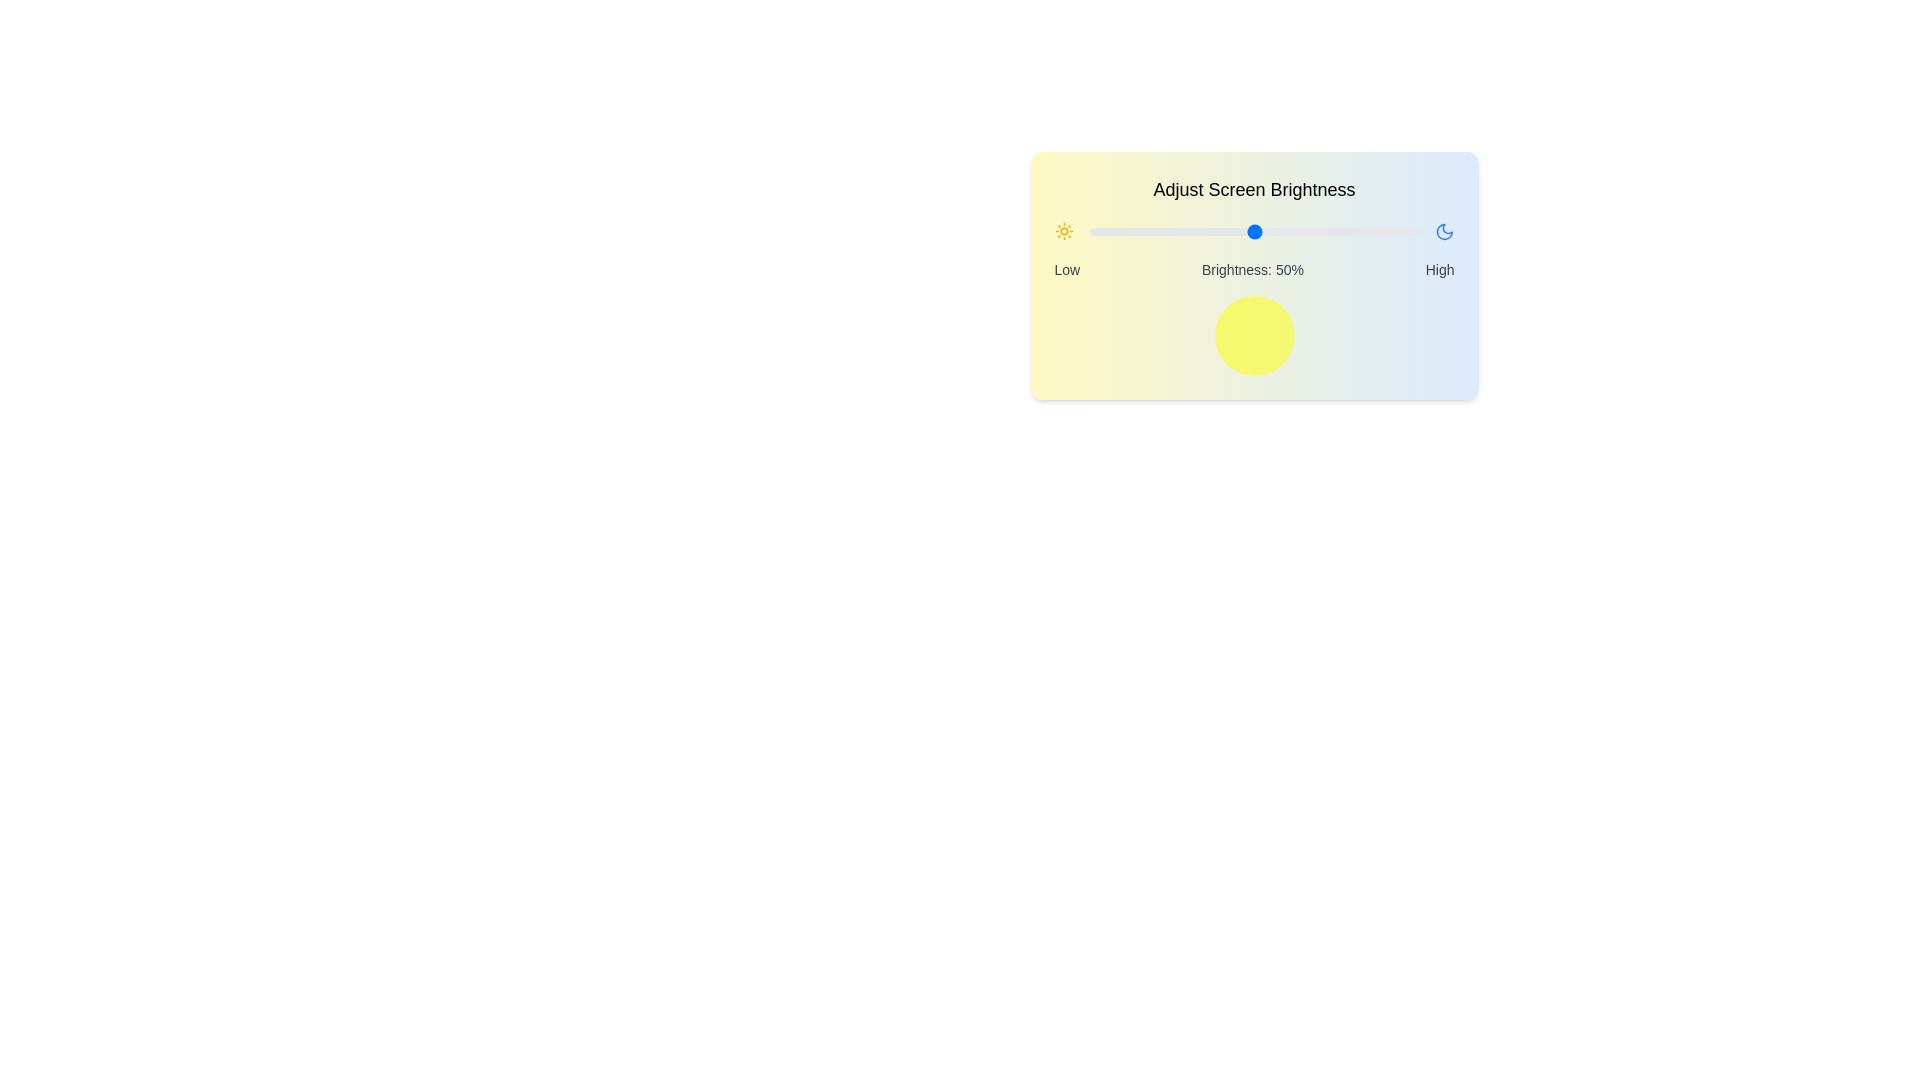  What do you see at coordinates (1063, 230) in the screenshot?
I see `the sun icon` at bounding box center [1063, 230].